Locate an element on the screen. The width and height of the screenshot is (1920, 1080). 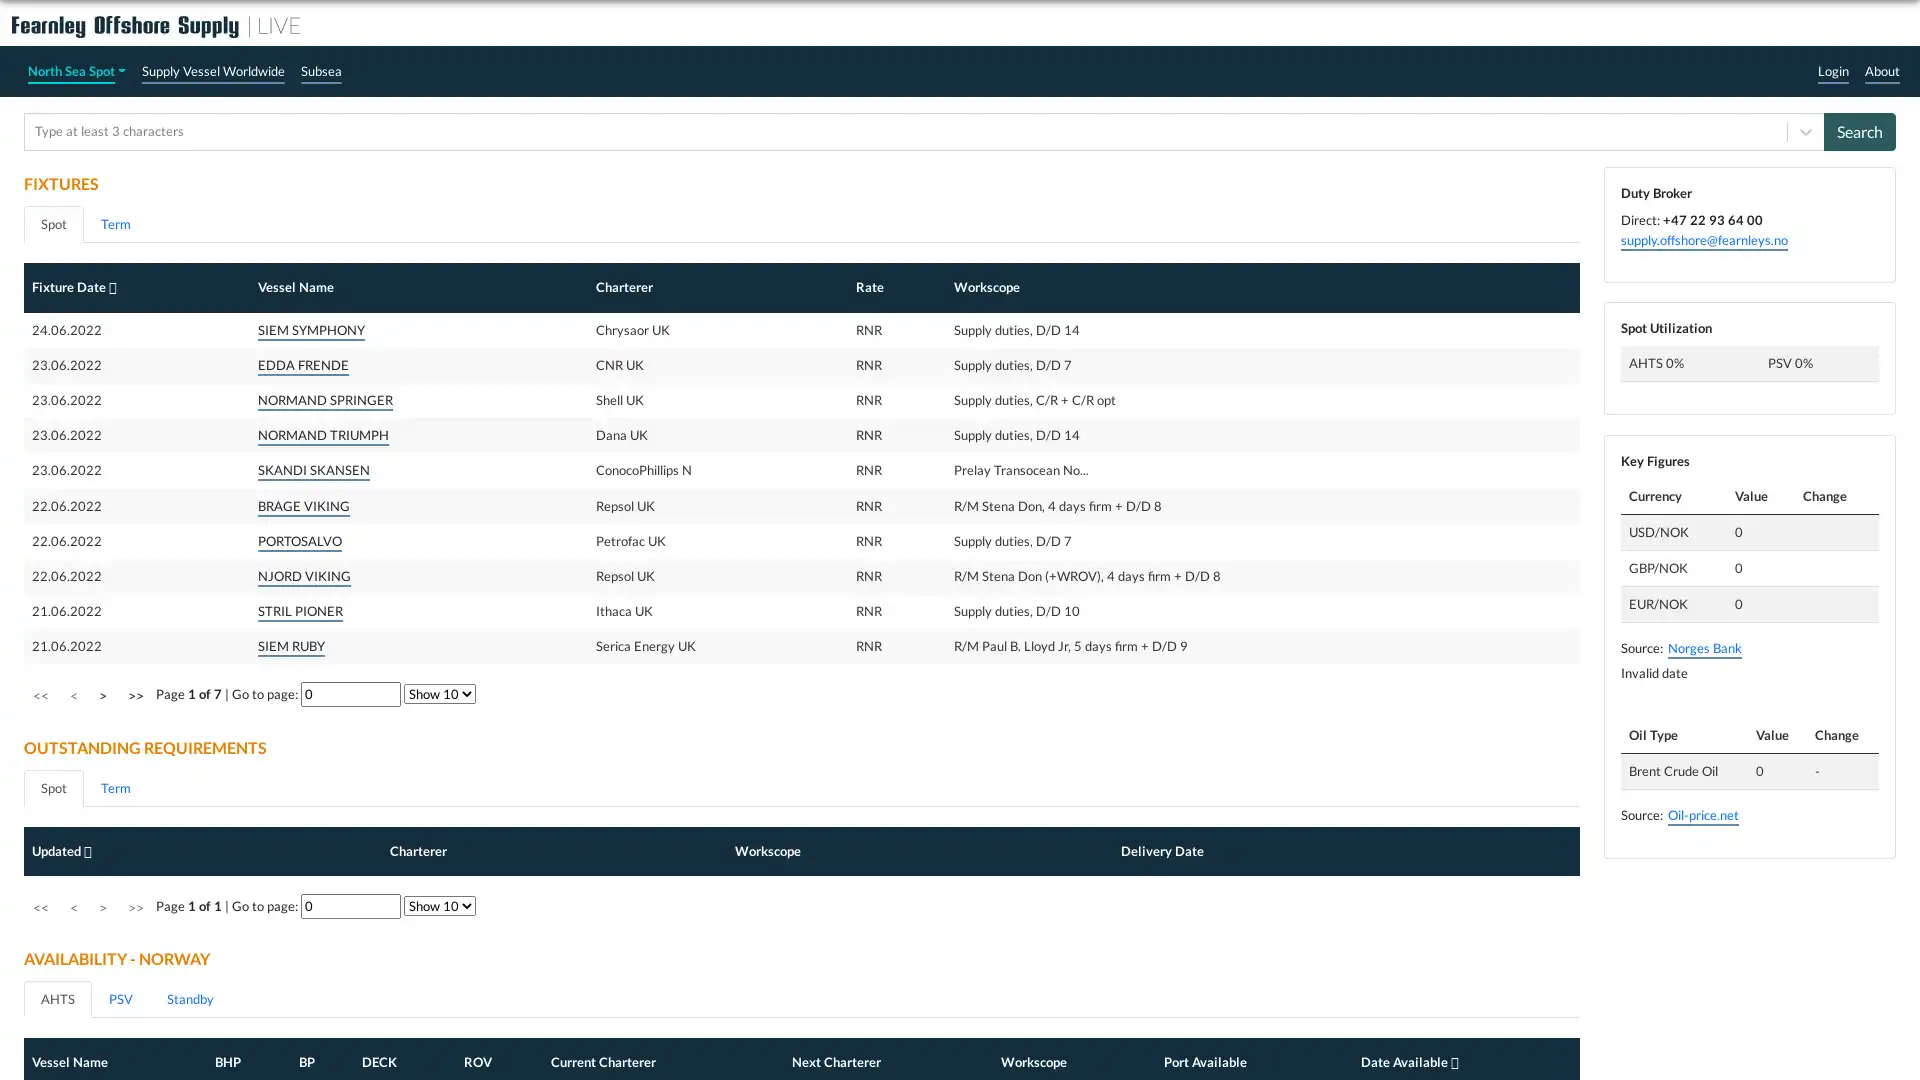
> is located at coordinates (101, 694).